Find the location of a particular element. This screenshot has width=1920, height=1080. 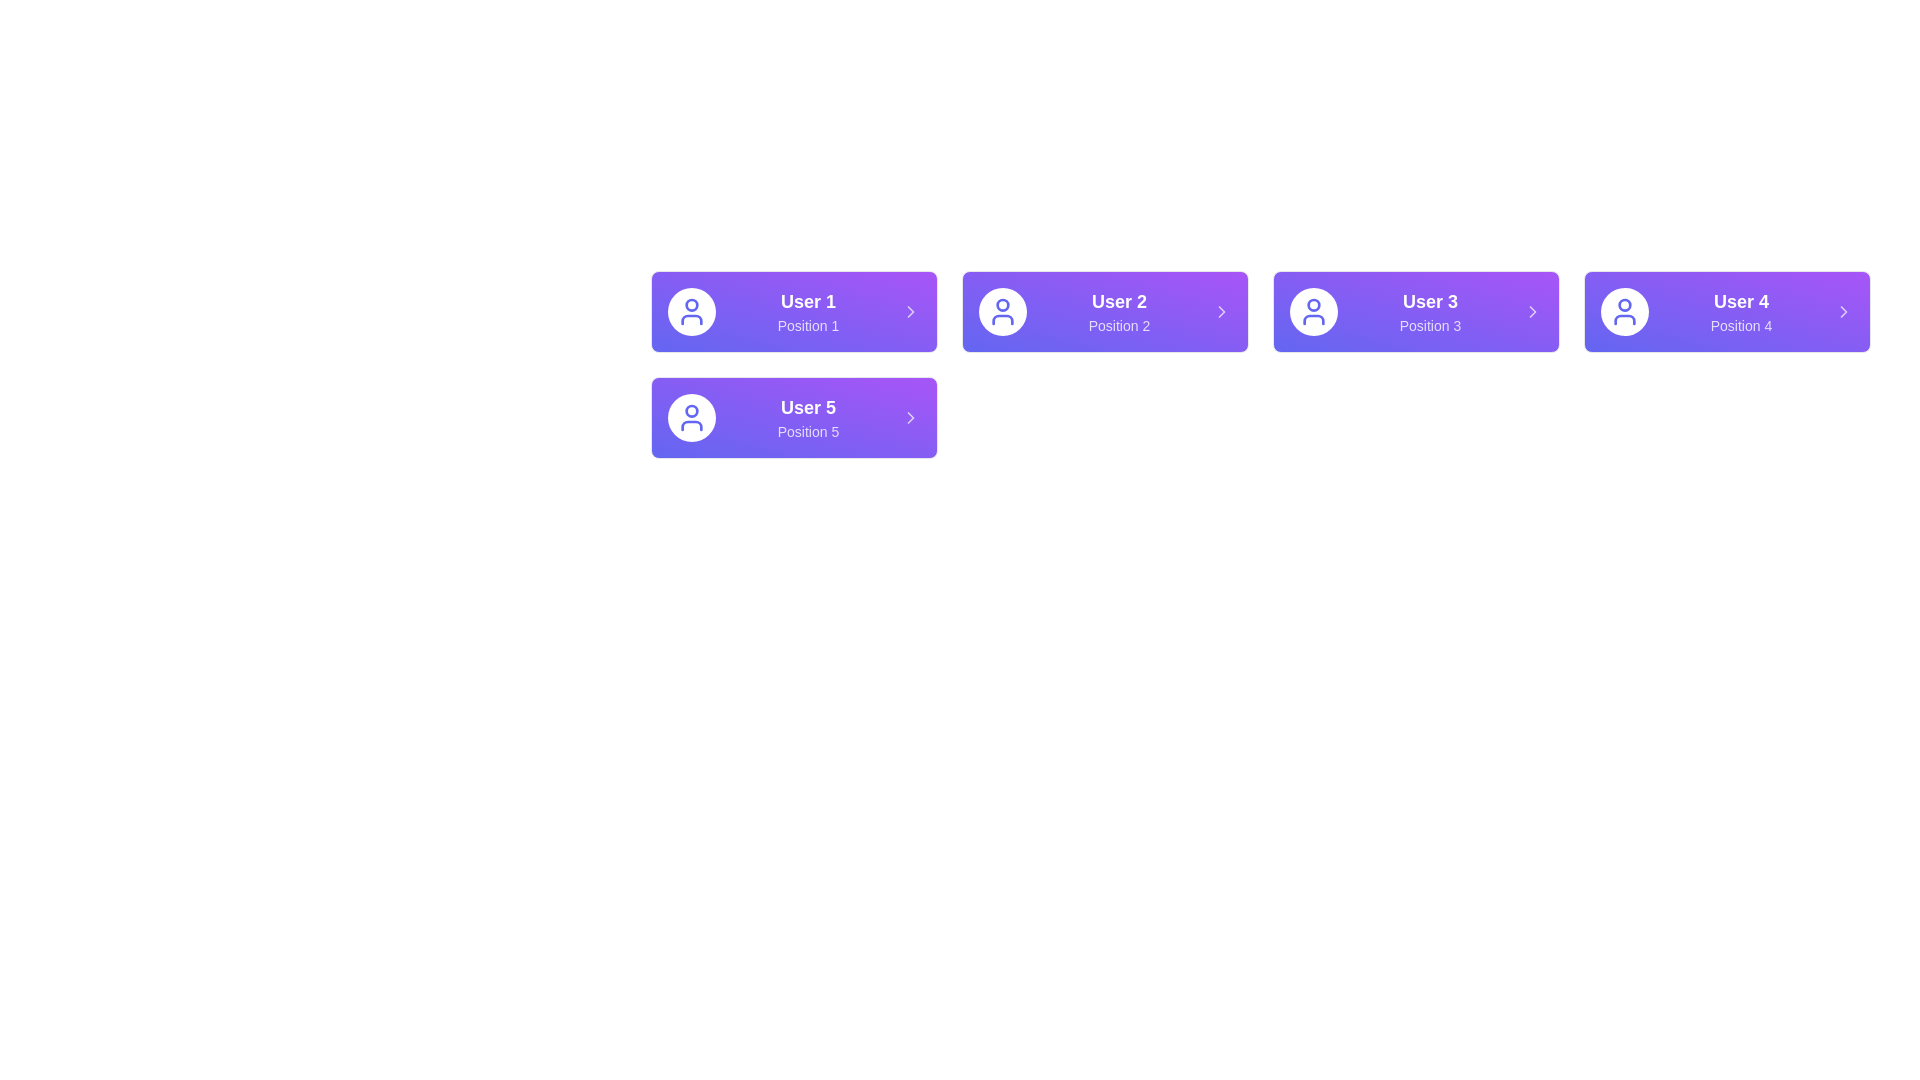

the Text Label displaying 'User 3', which serves as an identifier within the interface, positioned centrally between similar boxes labeled 'User 2' and 'User 4' is located at coordinates (1429, 301).